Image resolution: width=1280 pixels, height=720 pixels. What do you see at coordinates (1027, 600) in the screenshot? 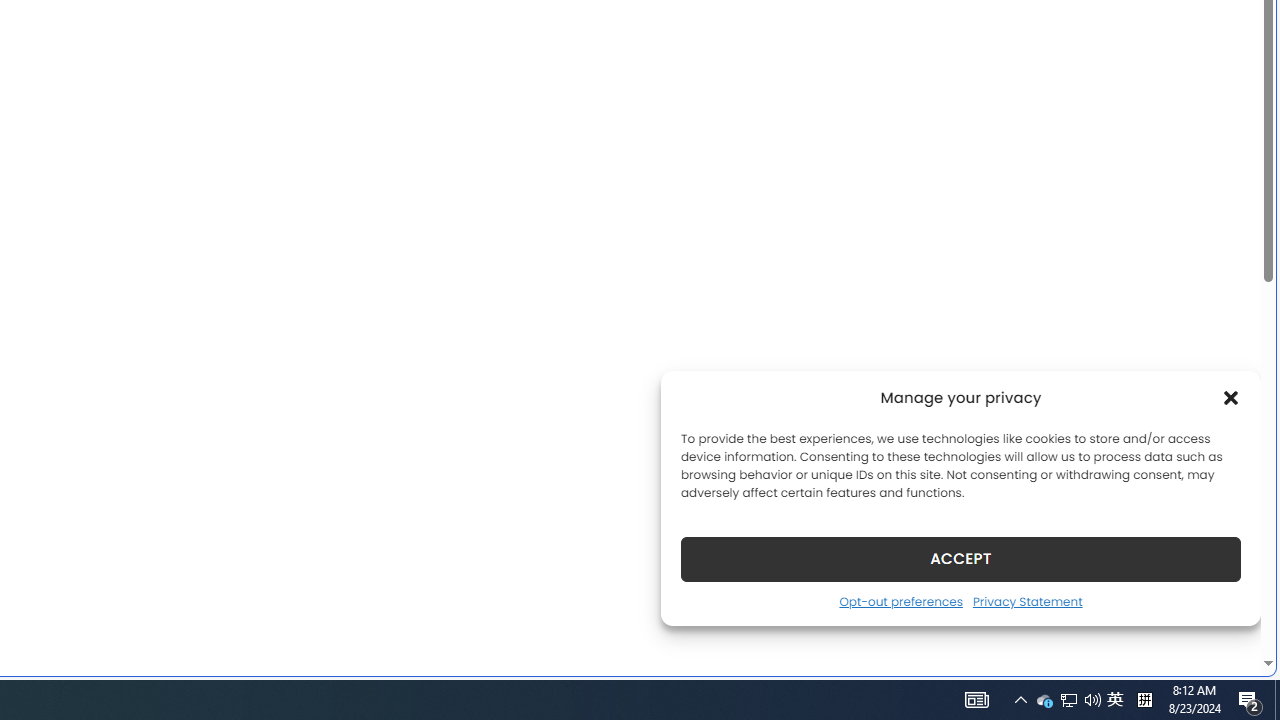
I see `'Privacy Statement'` at bounding box center [1027, 600].